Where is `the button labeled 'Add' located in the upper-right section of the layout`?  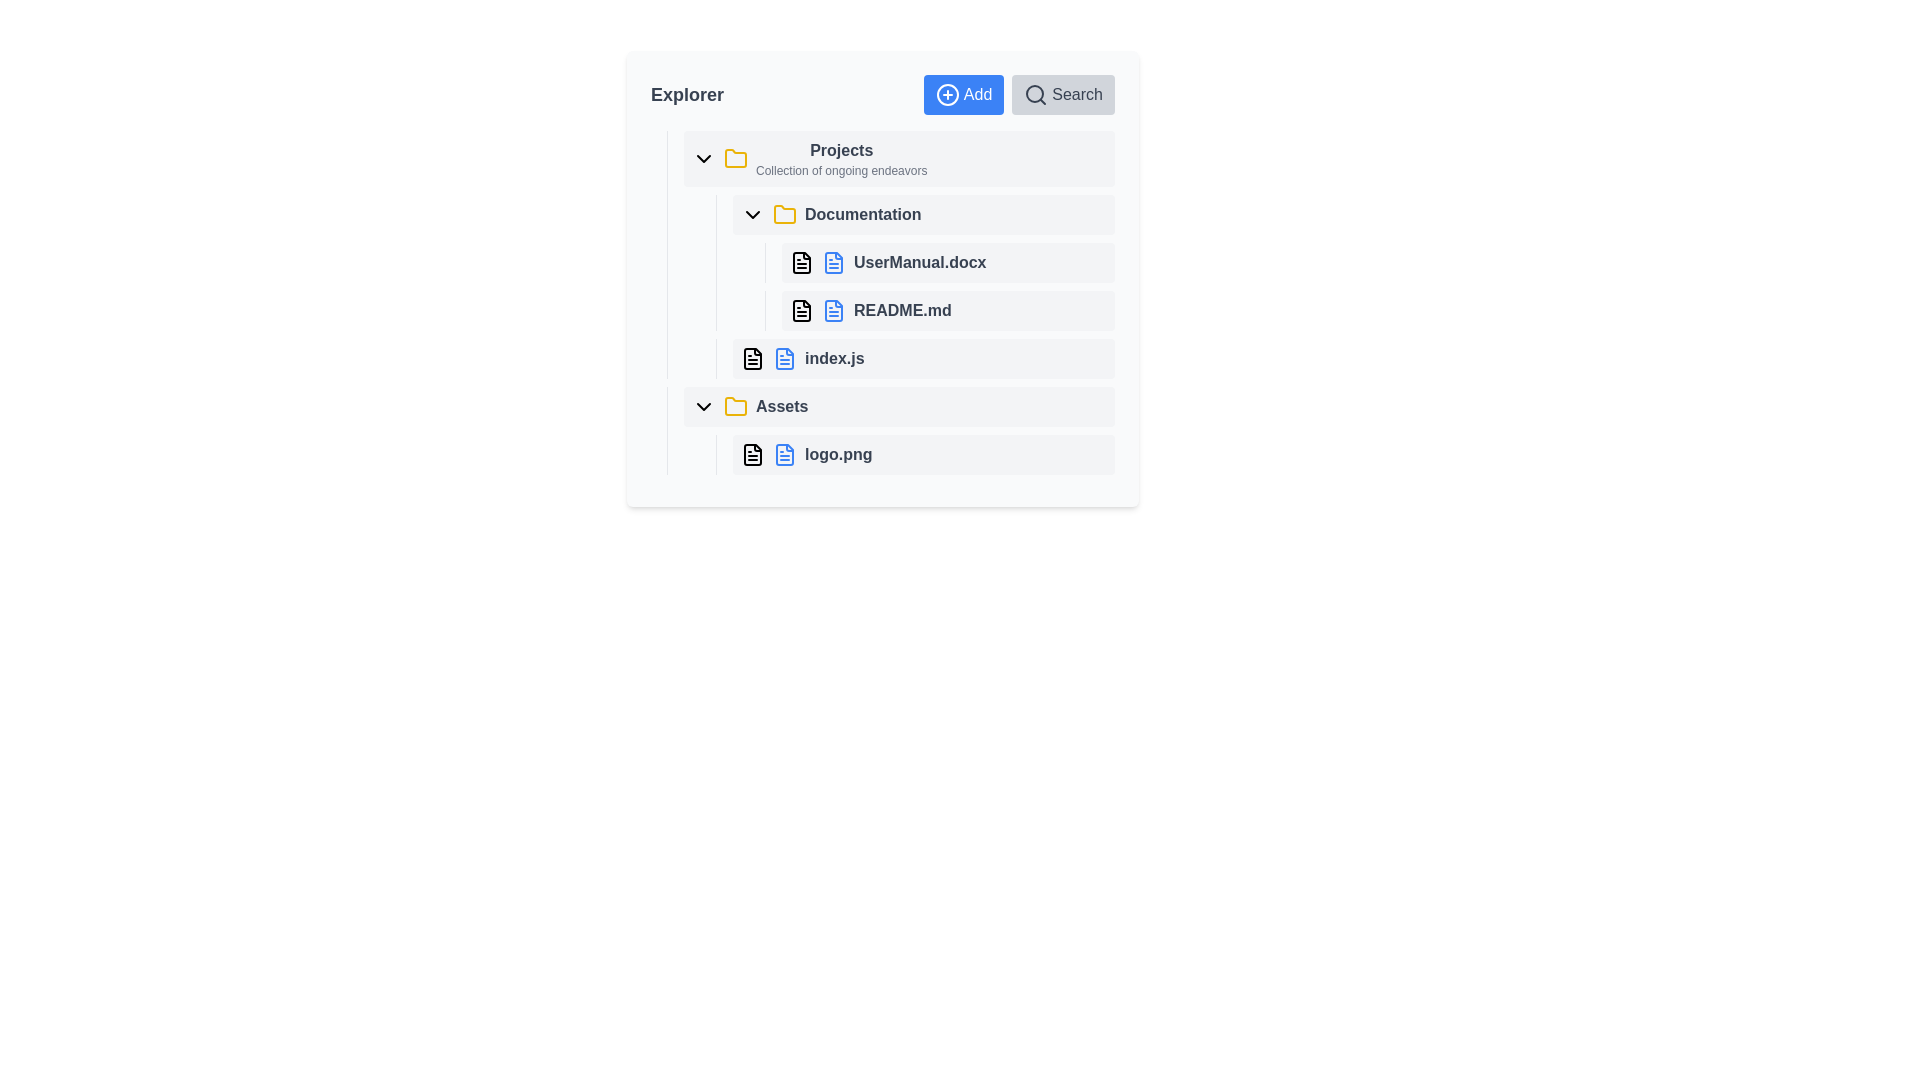
the button labeled 'Add' located in the upper-right section of the layout is located at coordinates (978, 95).